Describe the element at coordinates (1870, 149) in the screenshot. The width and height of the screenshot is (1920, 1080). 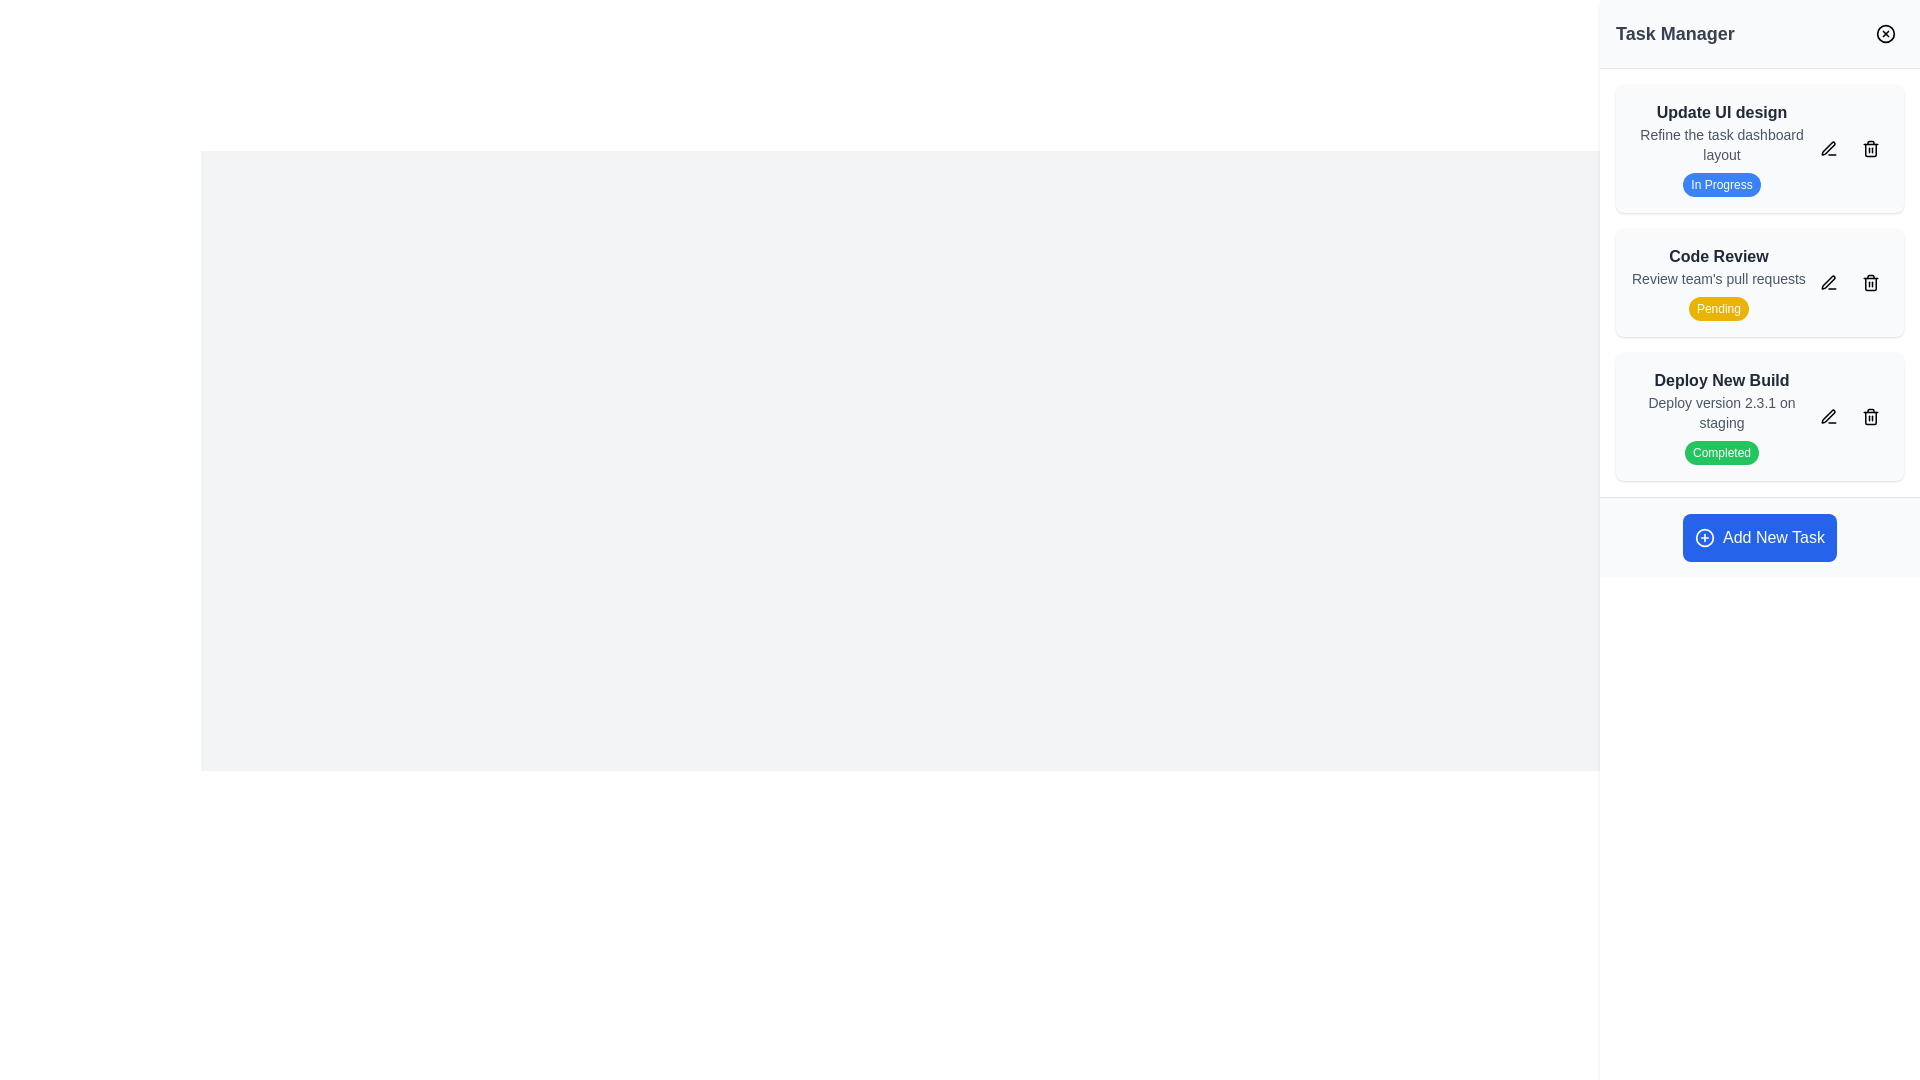
I see `the semi-transparent, rounded rectangle trash can icon that is part of the Delete button located in the top-right corner of the 'Update UI design' task card in the 'Task Manager' panel` at that location.